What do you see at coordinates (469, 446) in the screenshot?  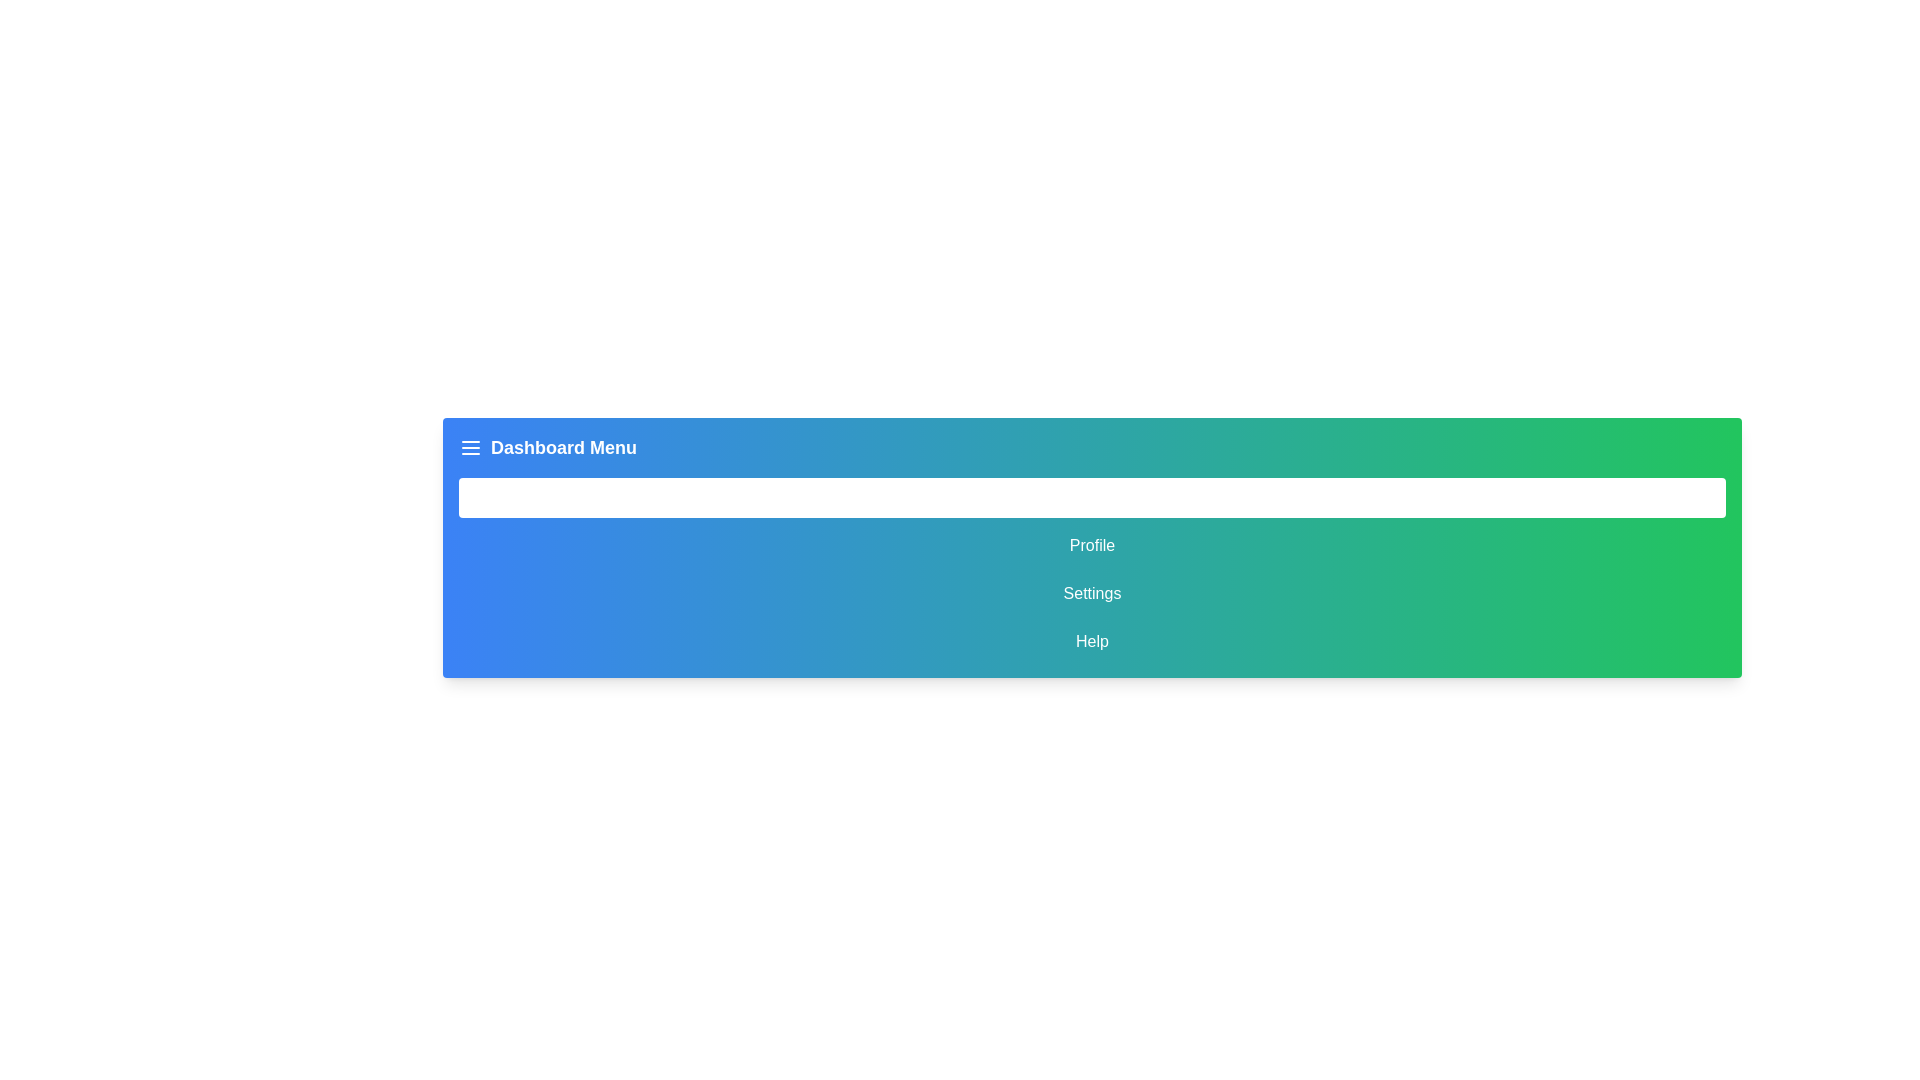 I see `the hamburger menu icon located in the blue header bar` at bounding box center [469, 446].